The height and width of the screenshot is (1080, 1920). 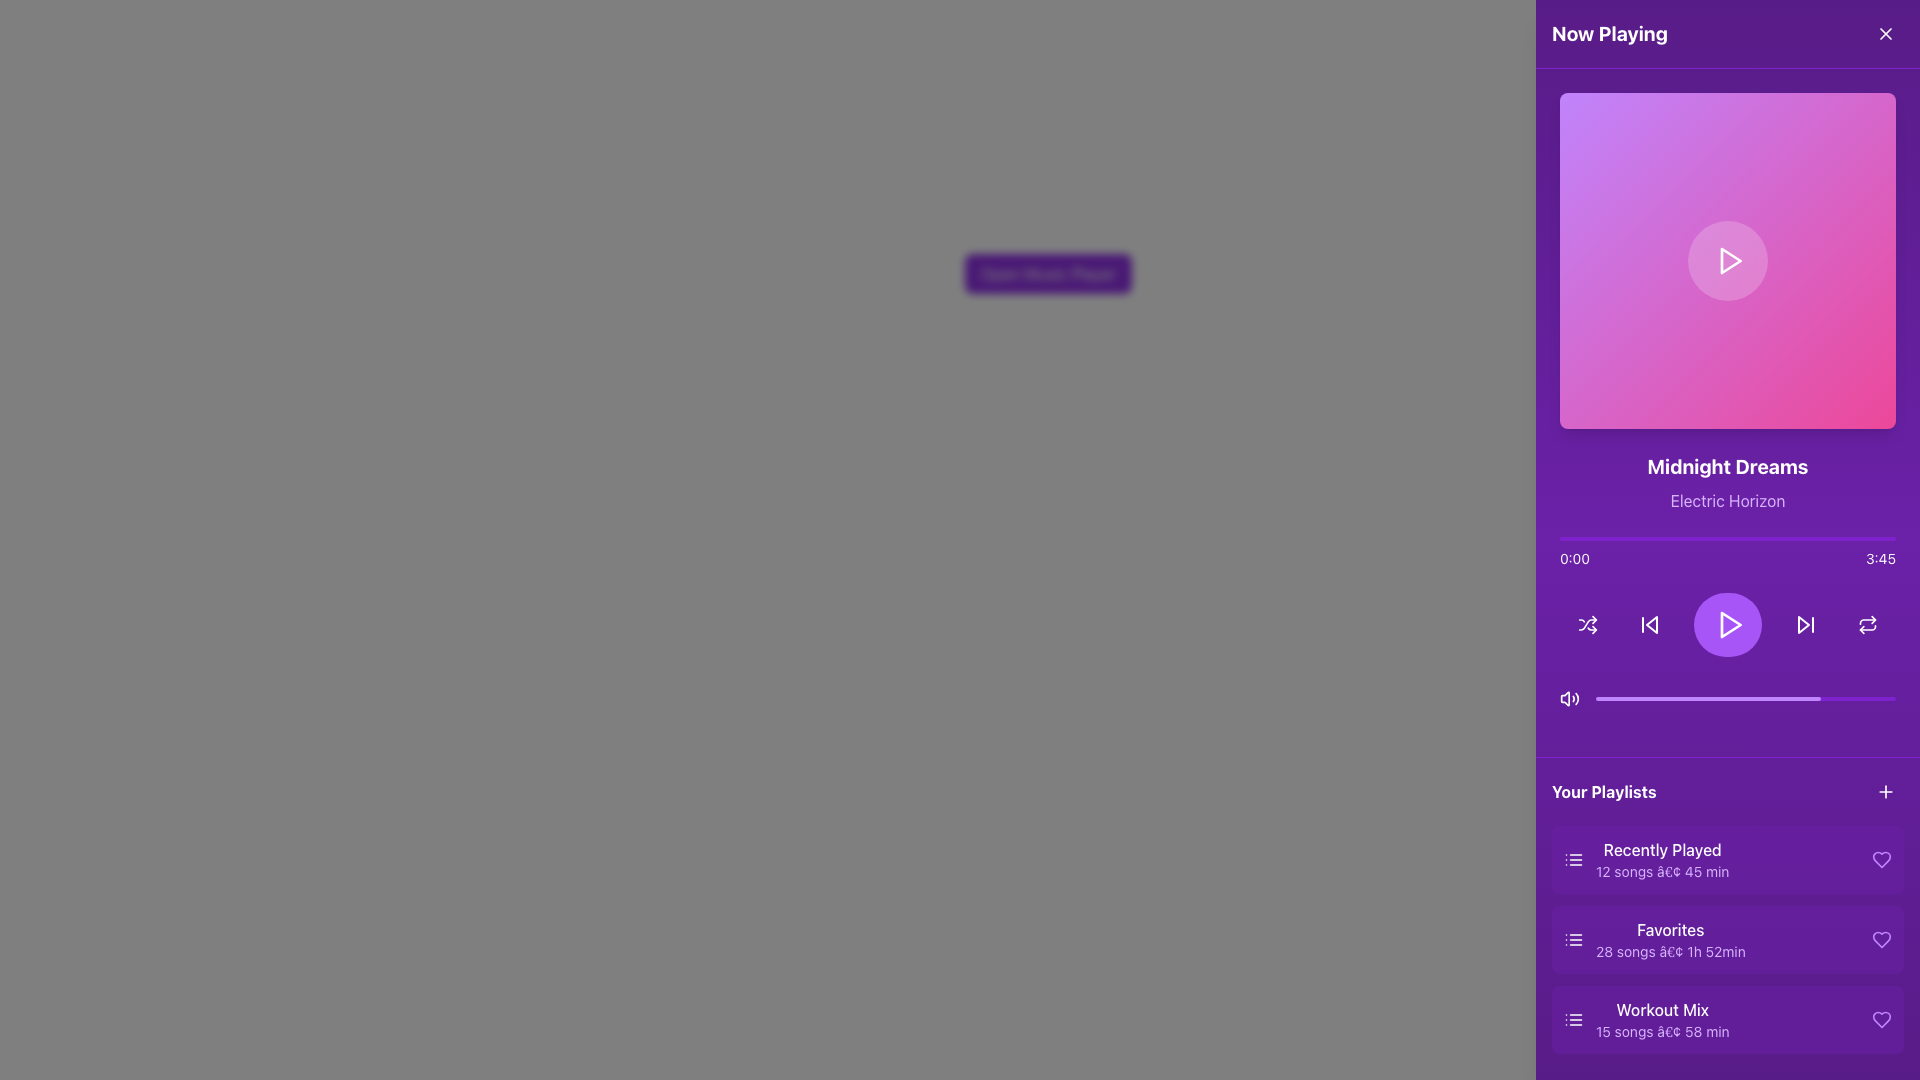 What do you see at coordinates (1654, 940) in the screenshot?
I see `on the second playlist entry in the 'Favorites' section` at bounding box center [1654, 940].